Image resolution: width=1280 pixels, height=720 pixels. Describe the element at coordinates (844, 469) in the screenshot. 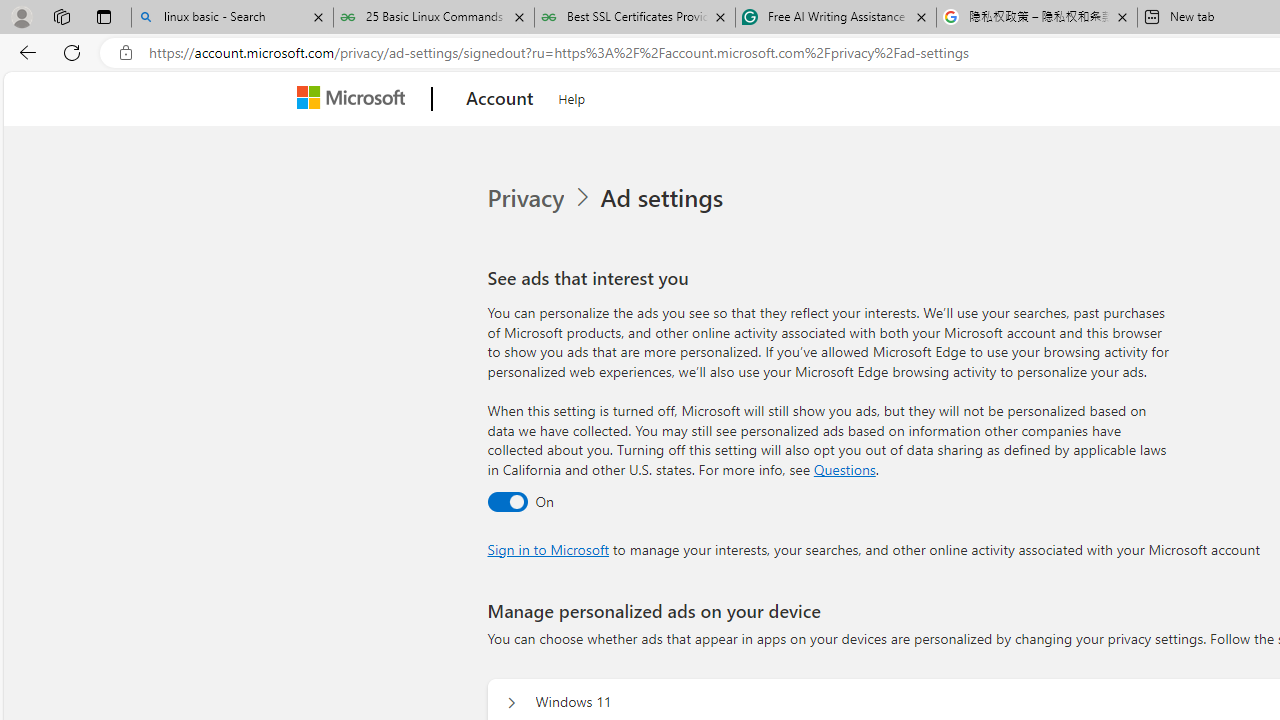

I see `'Go to Questions section'` at that location.